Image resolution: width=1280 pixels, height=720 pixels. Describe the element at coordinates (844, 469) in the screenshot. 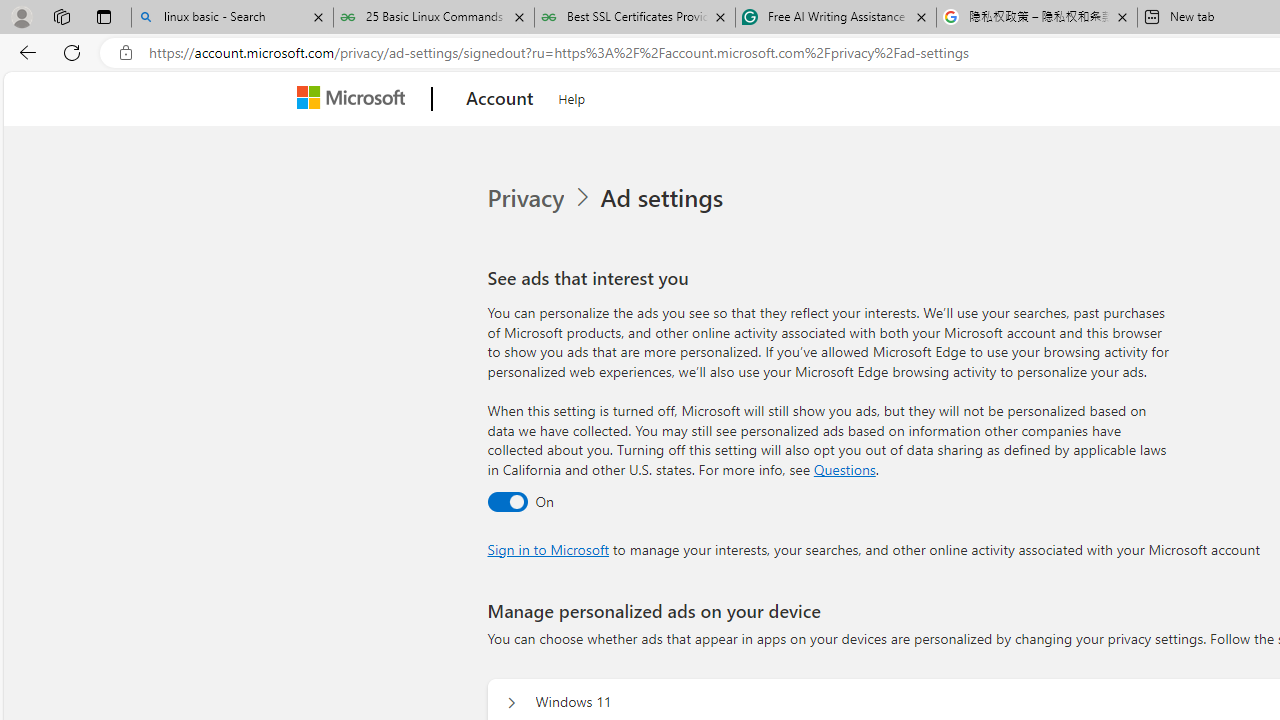

I see `'Go to Questions section'` at that location.